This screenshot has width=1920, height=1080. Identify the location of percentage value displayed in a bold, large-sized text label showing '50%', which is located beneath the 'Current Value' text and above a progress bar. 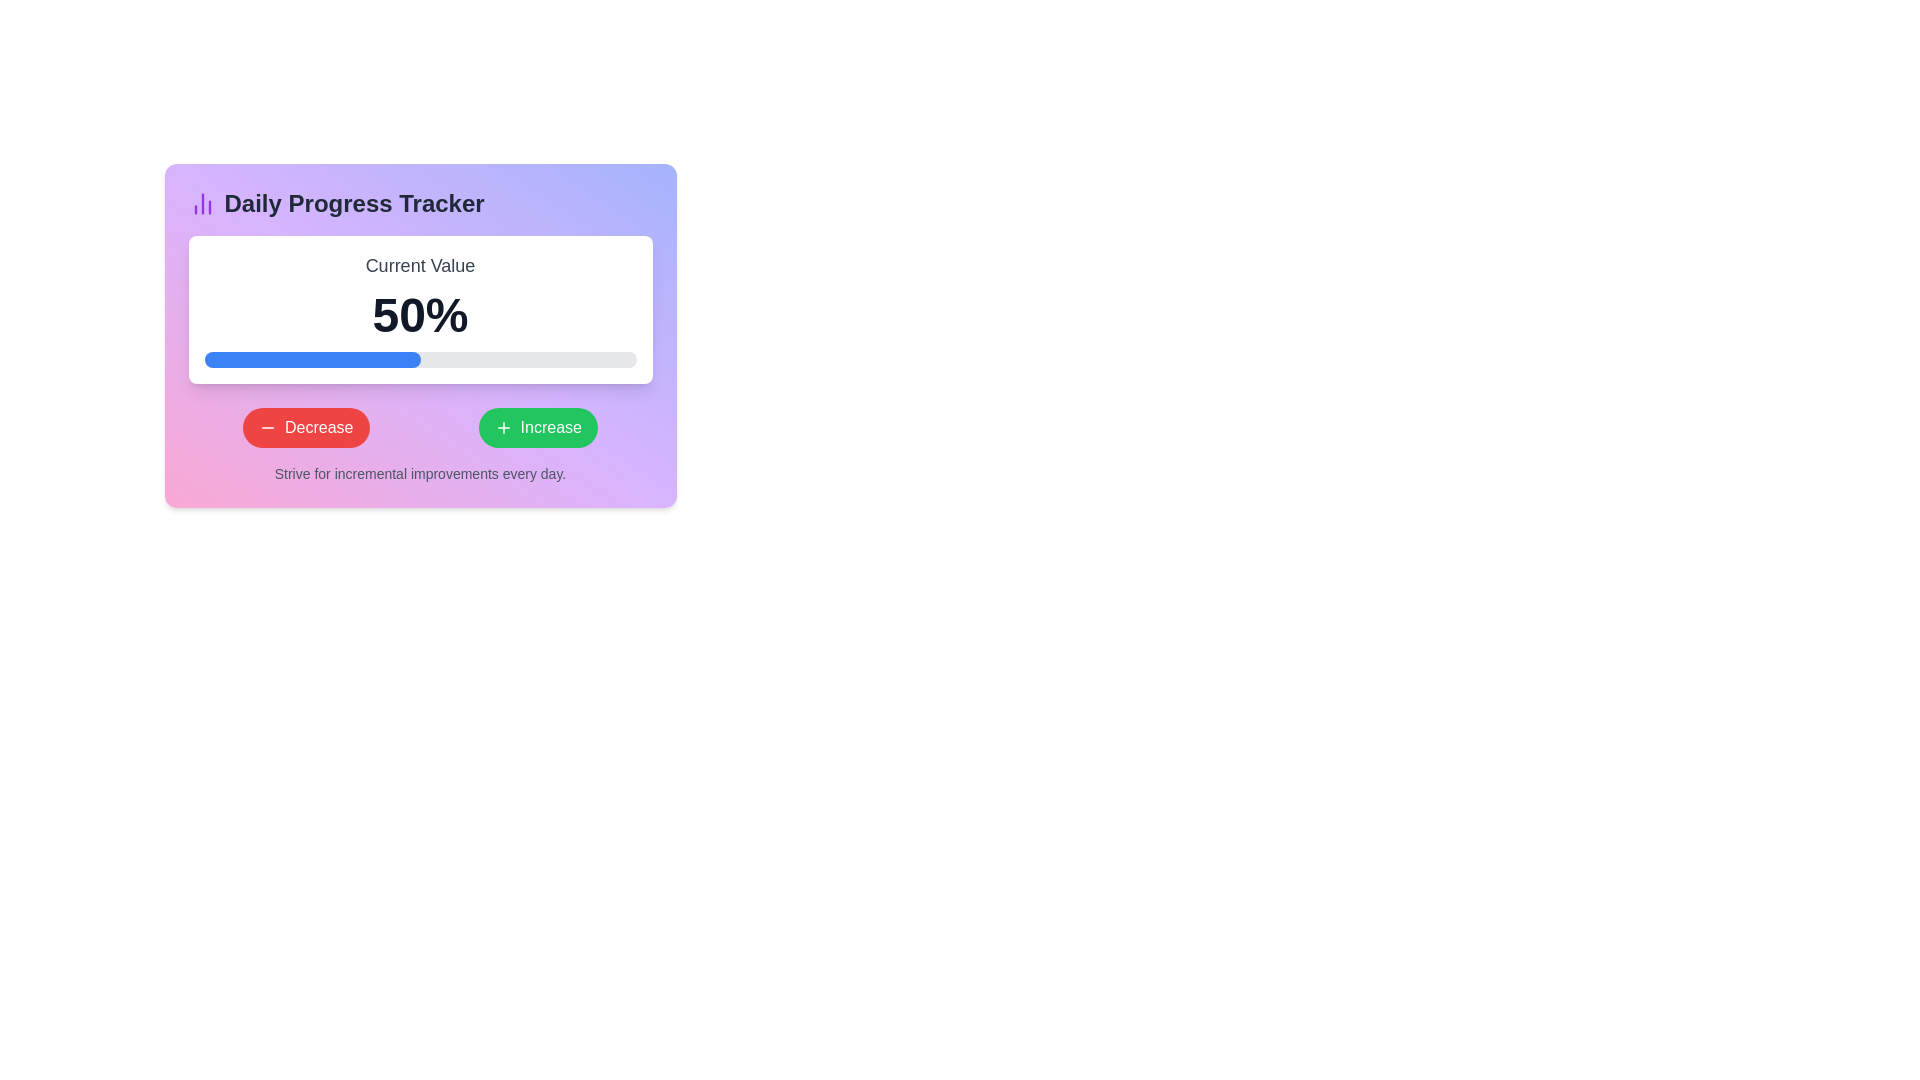
(419, 315).